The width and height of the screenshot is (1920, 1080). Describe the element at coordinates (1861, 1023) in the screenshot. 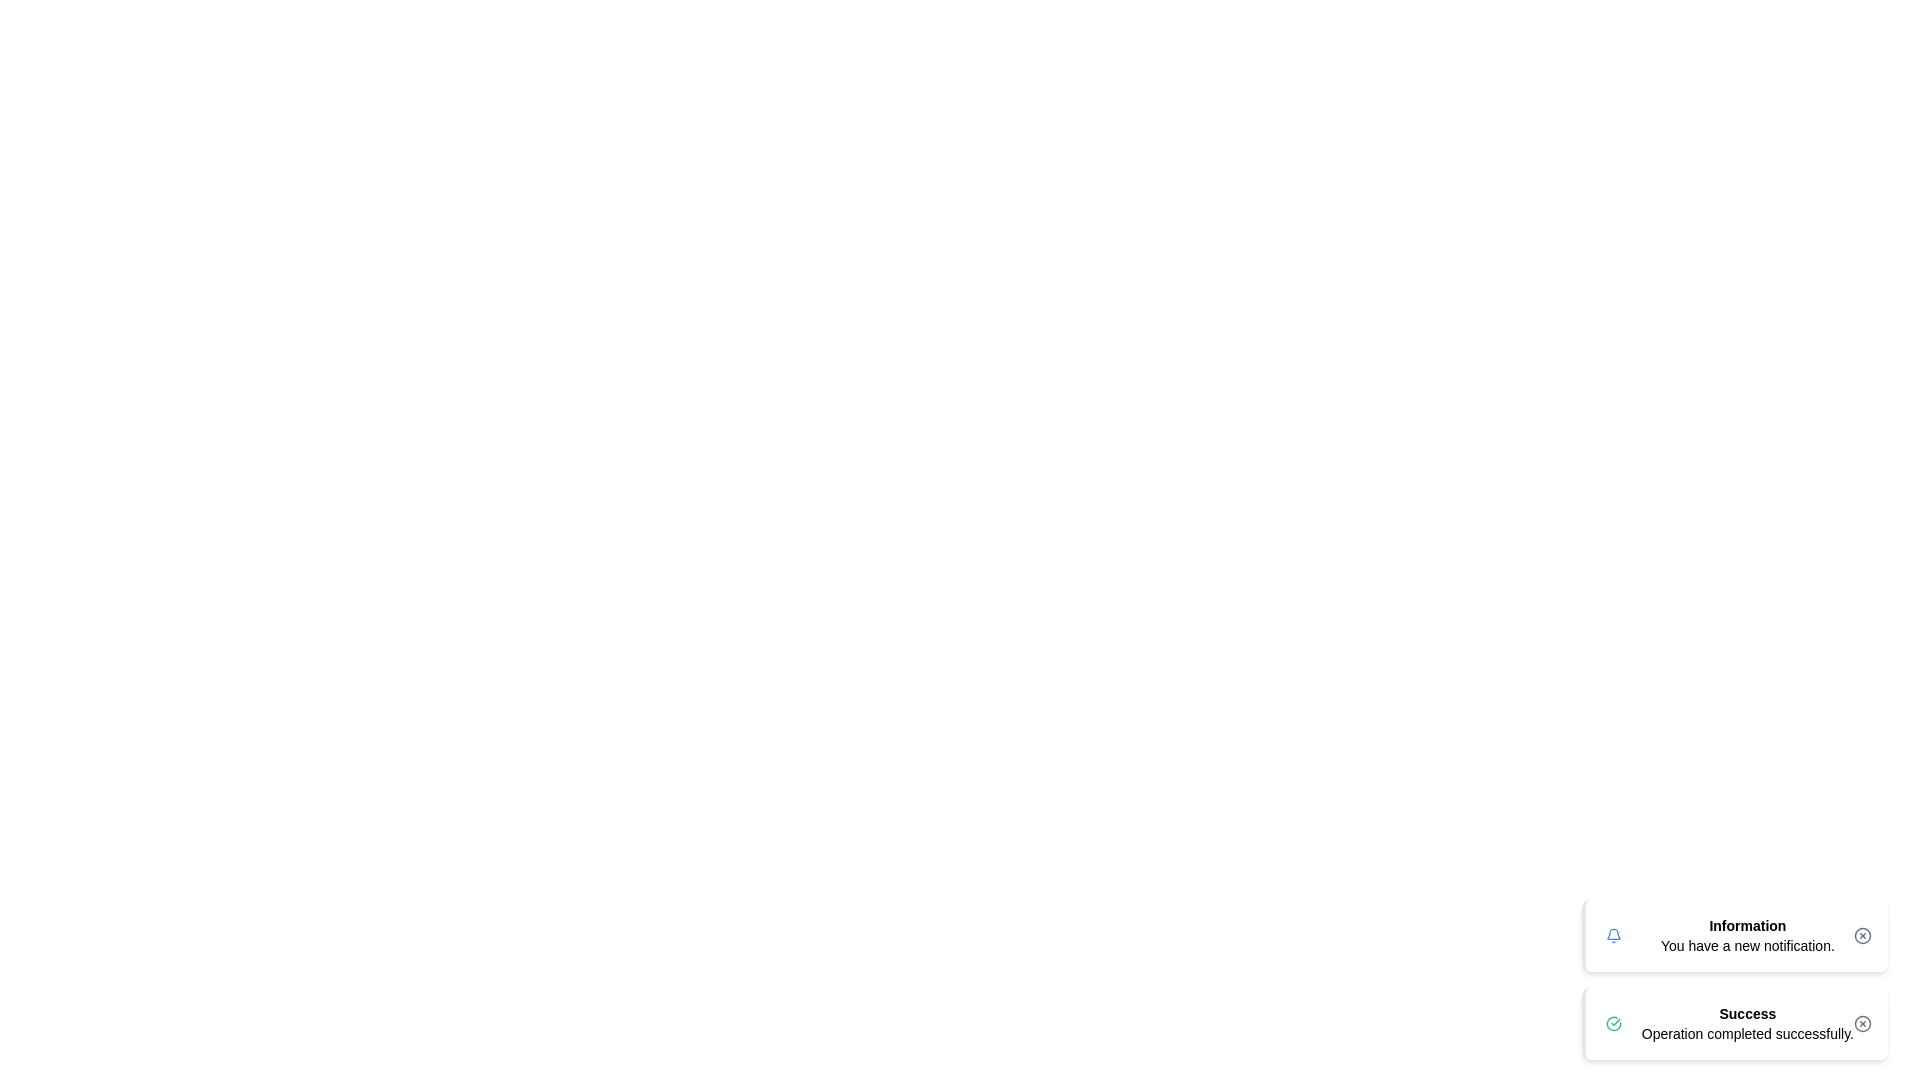

I see `the button located at the far right of the 'Success' notification box` at that location.